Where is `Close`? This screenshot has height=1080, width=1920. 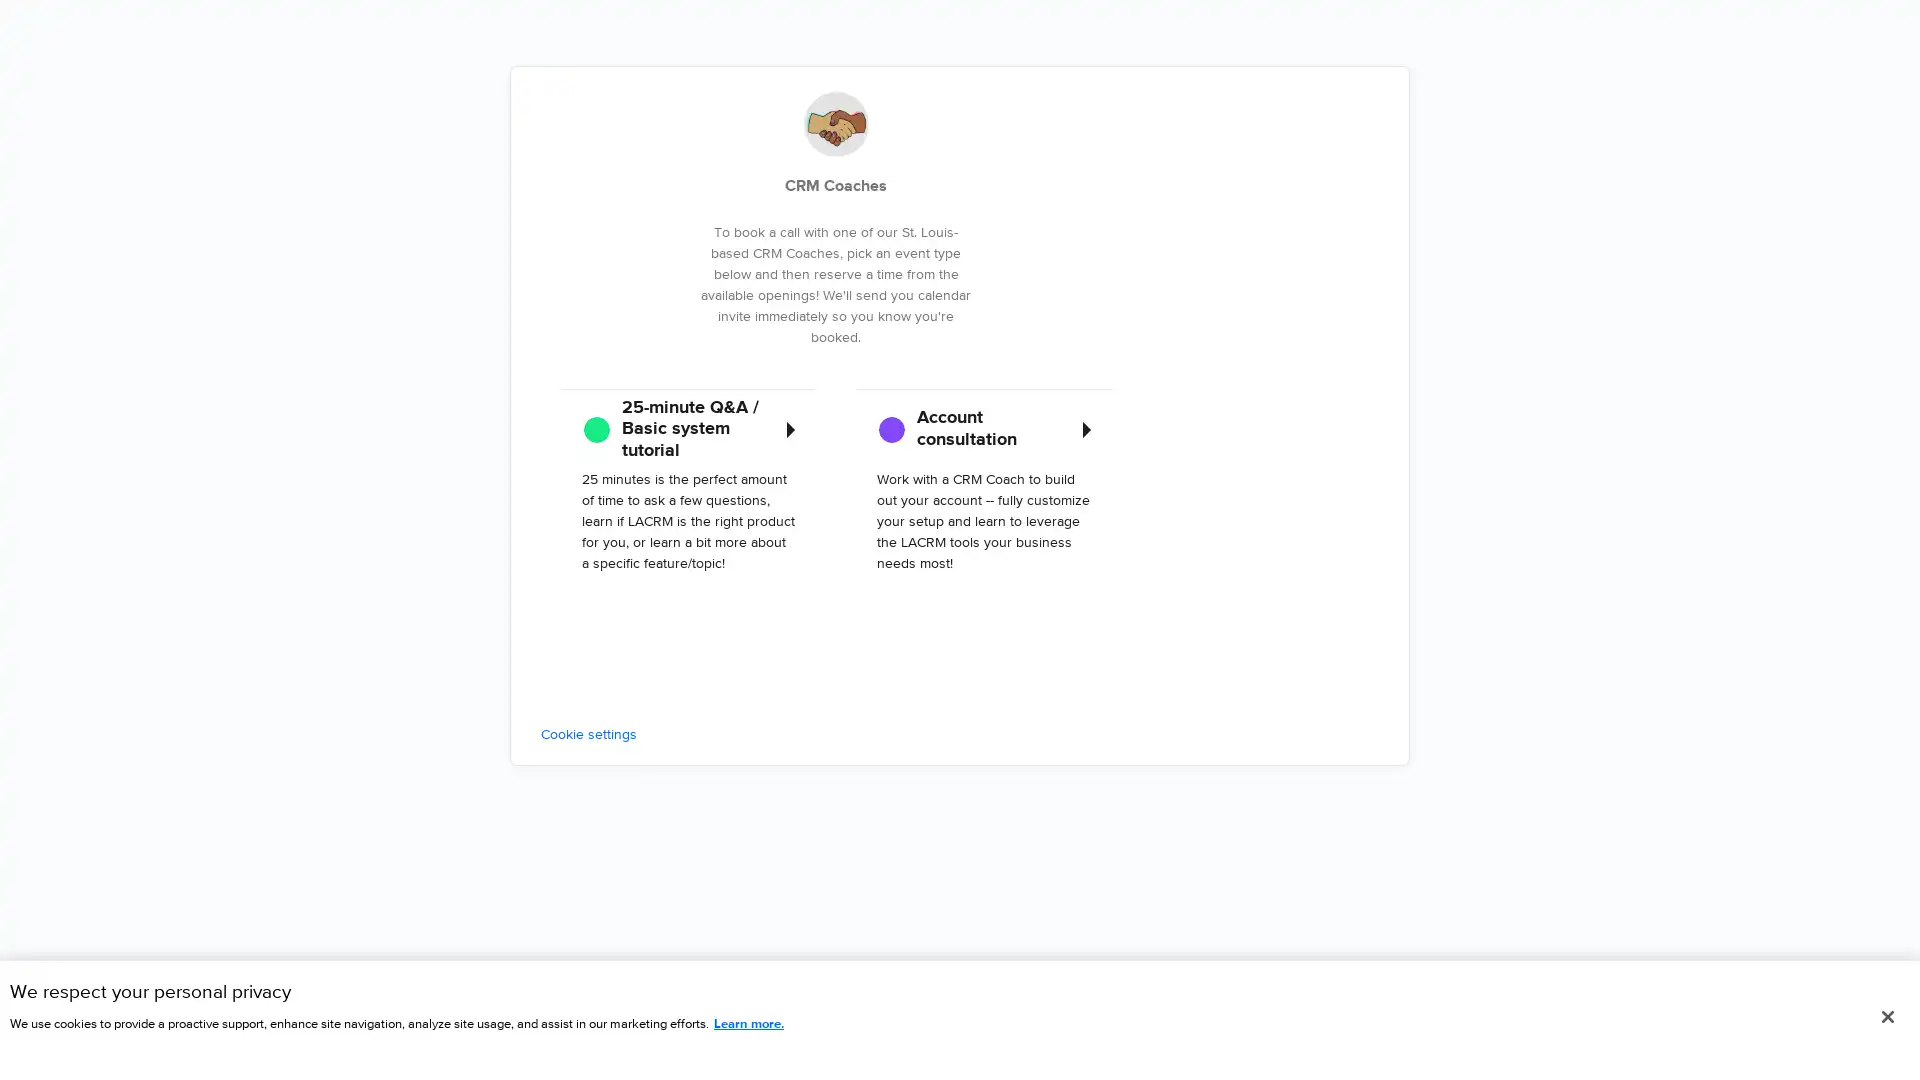 Close is located at coordinates (1886, 1017).